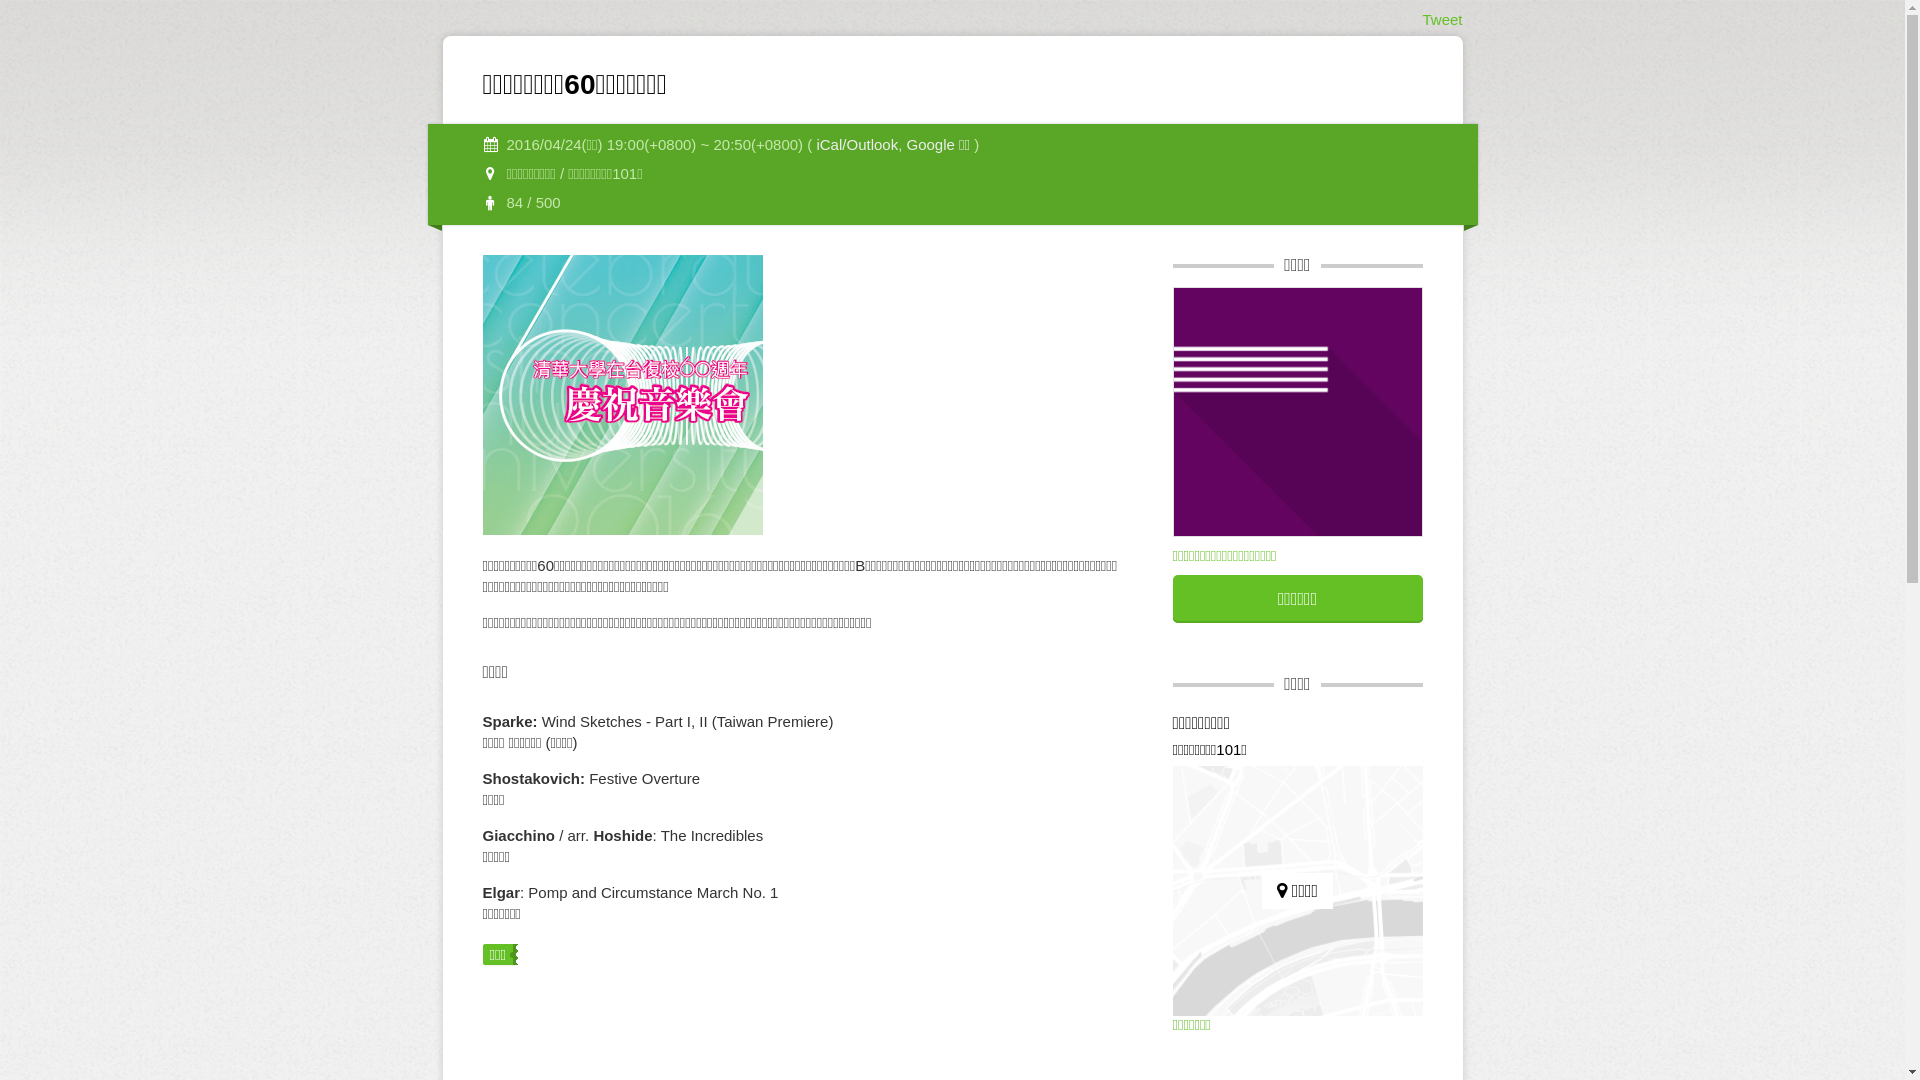 The height and width of the screenshot is (1080, 1920). I want to click on 'Tweet', so click(1441, 19).